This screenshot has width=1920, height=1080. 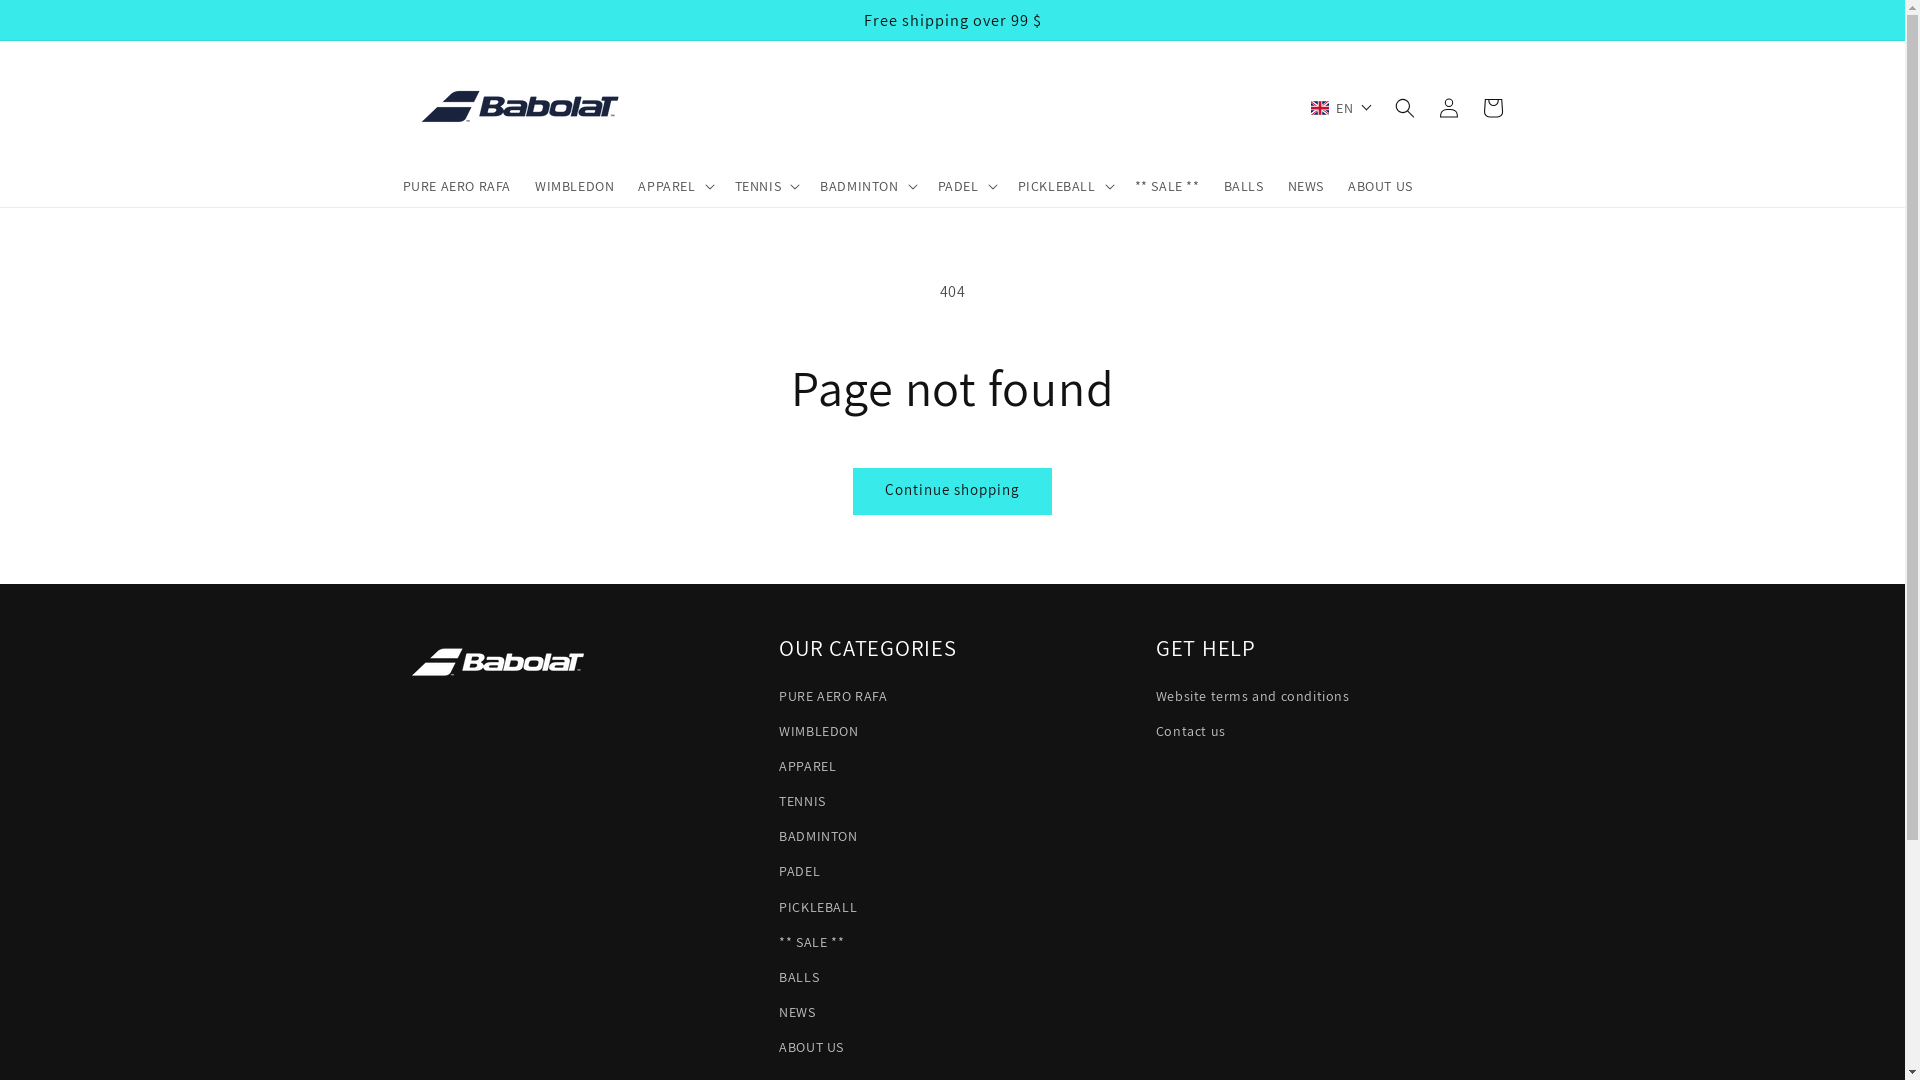 I want to click on '** SALE **', so click(x=1123, y=185).